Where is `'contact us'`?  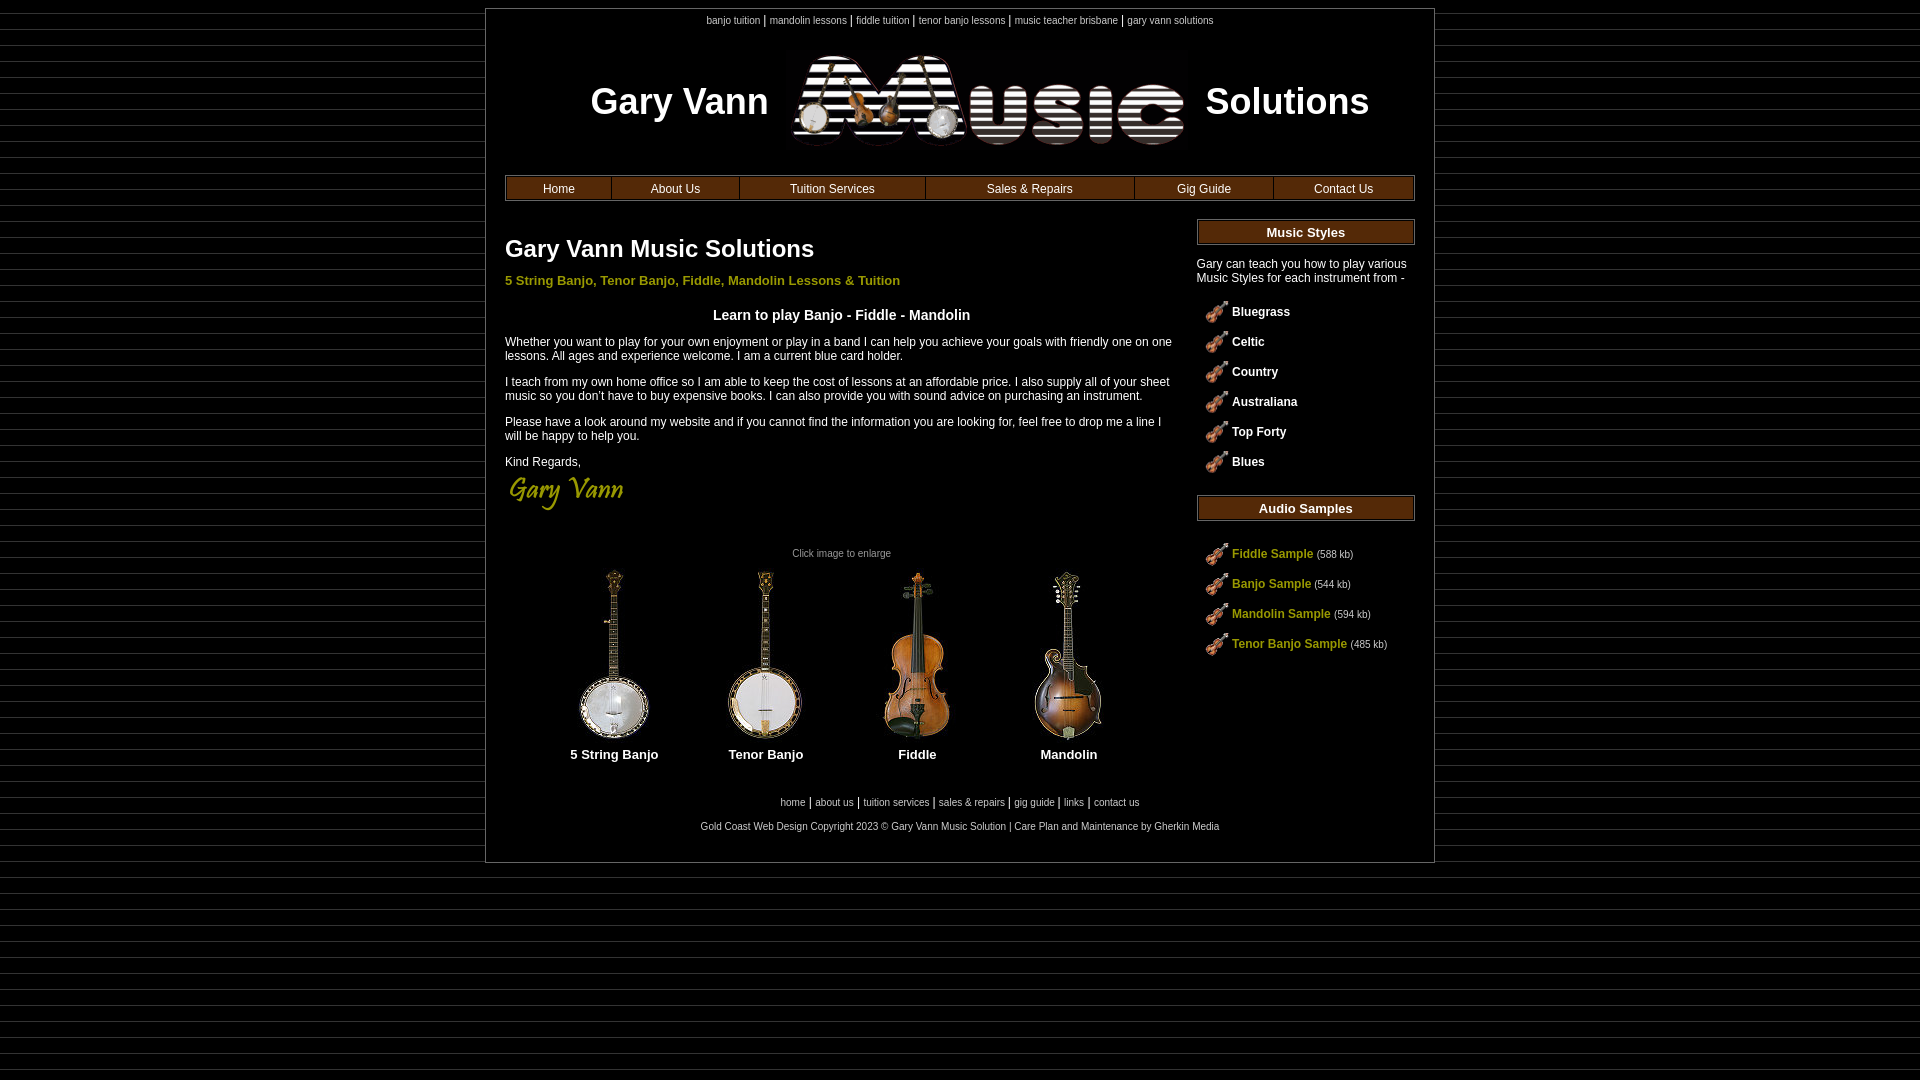 'contact us' is located at coordinates (1093, 801).